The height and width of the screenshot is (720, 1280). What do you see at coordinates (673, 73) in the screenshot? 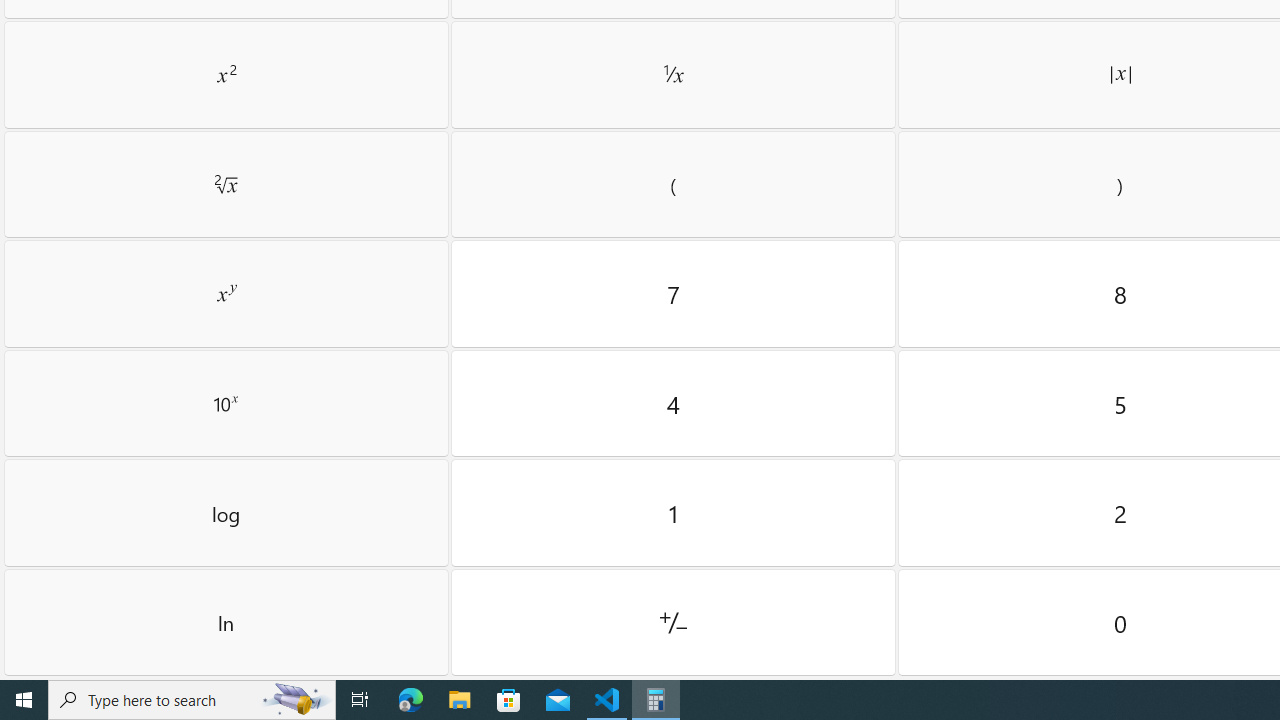
I see `'Reciprocal'` at bounding box center [673, 73].